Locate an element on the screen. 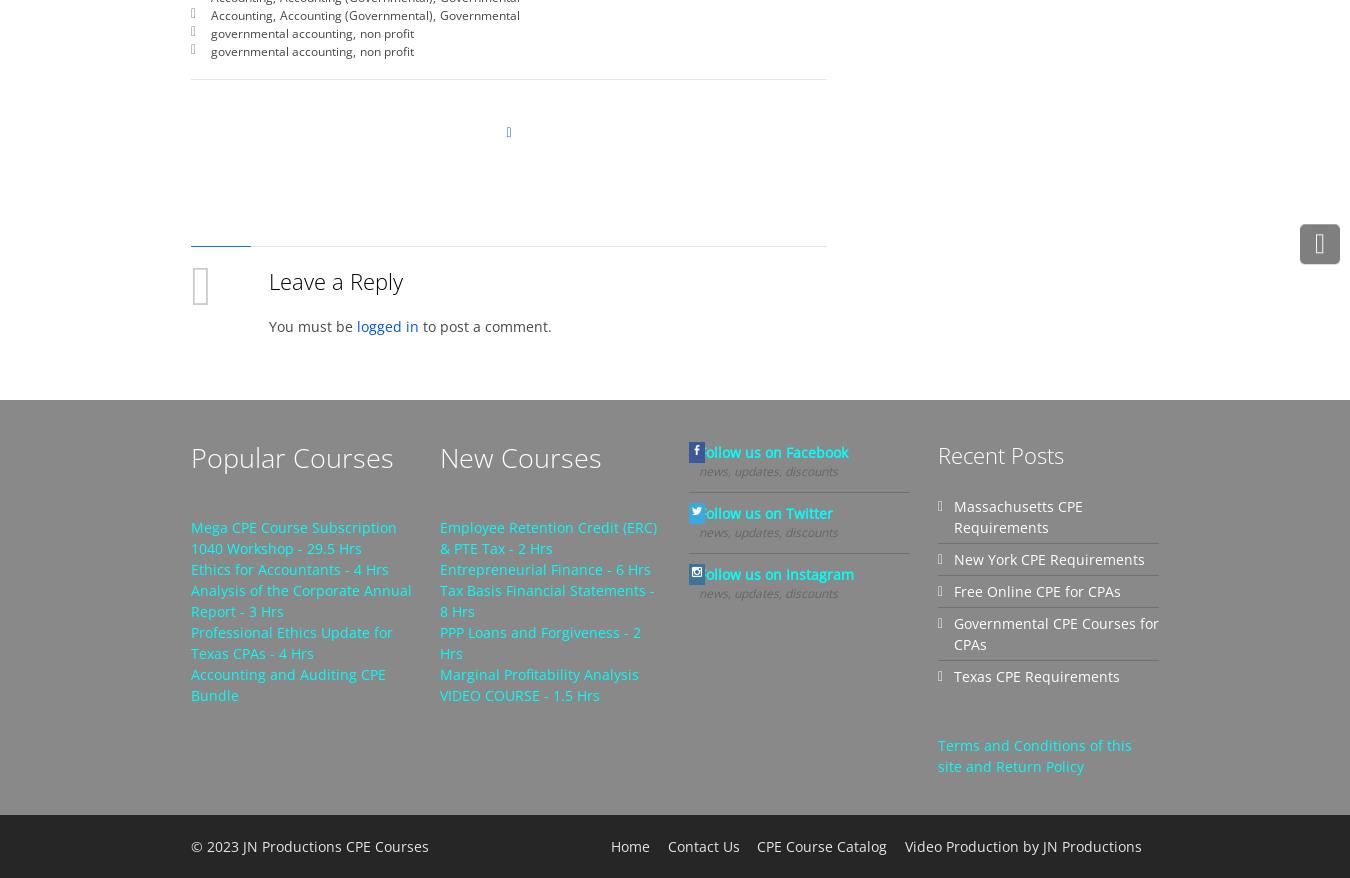 This screenshot has width=1350, height=878. 'Mega CPE Course Subscription' is located at coordinates (293, 526).